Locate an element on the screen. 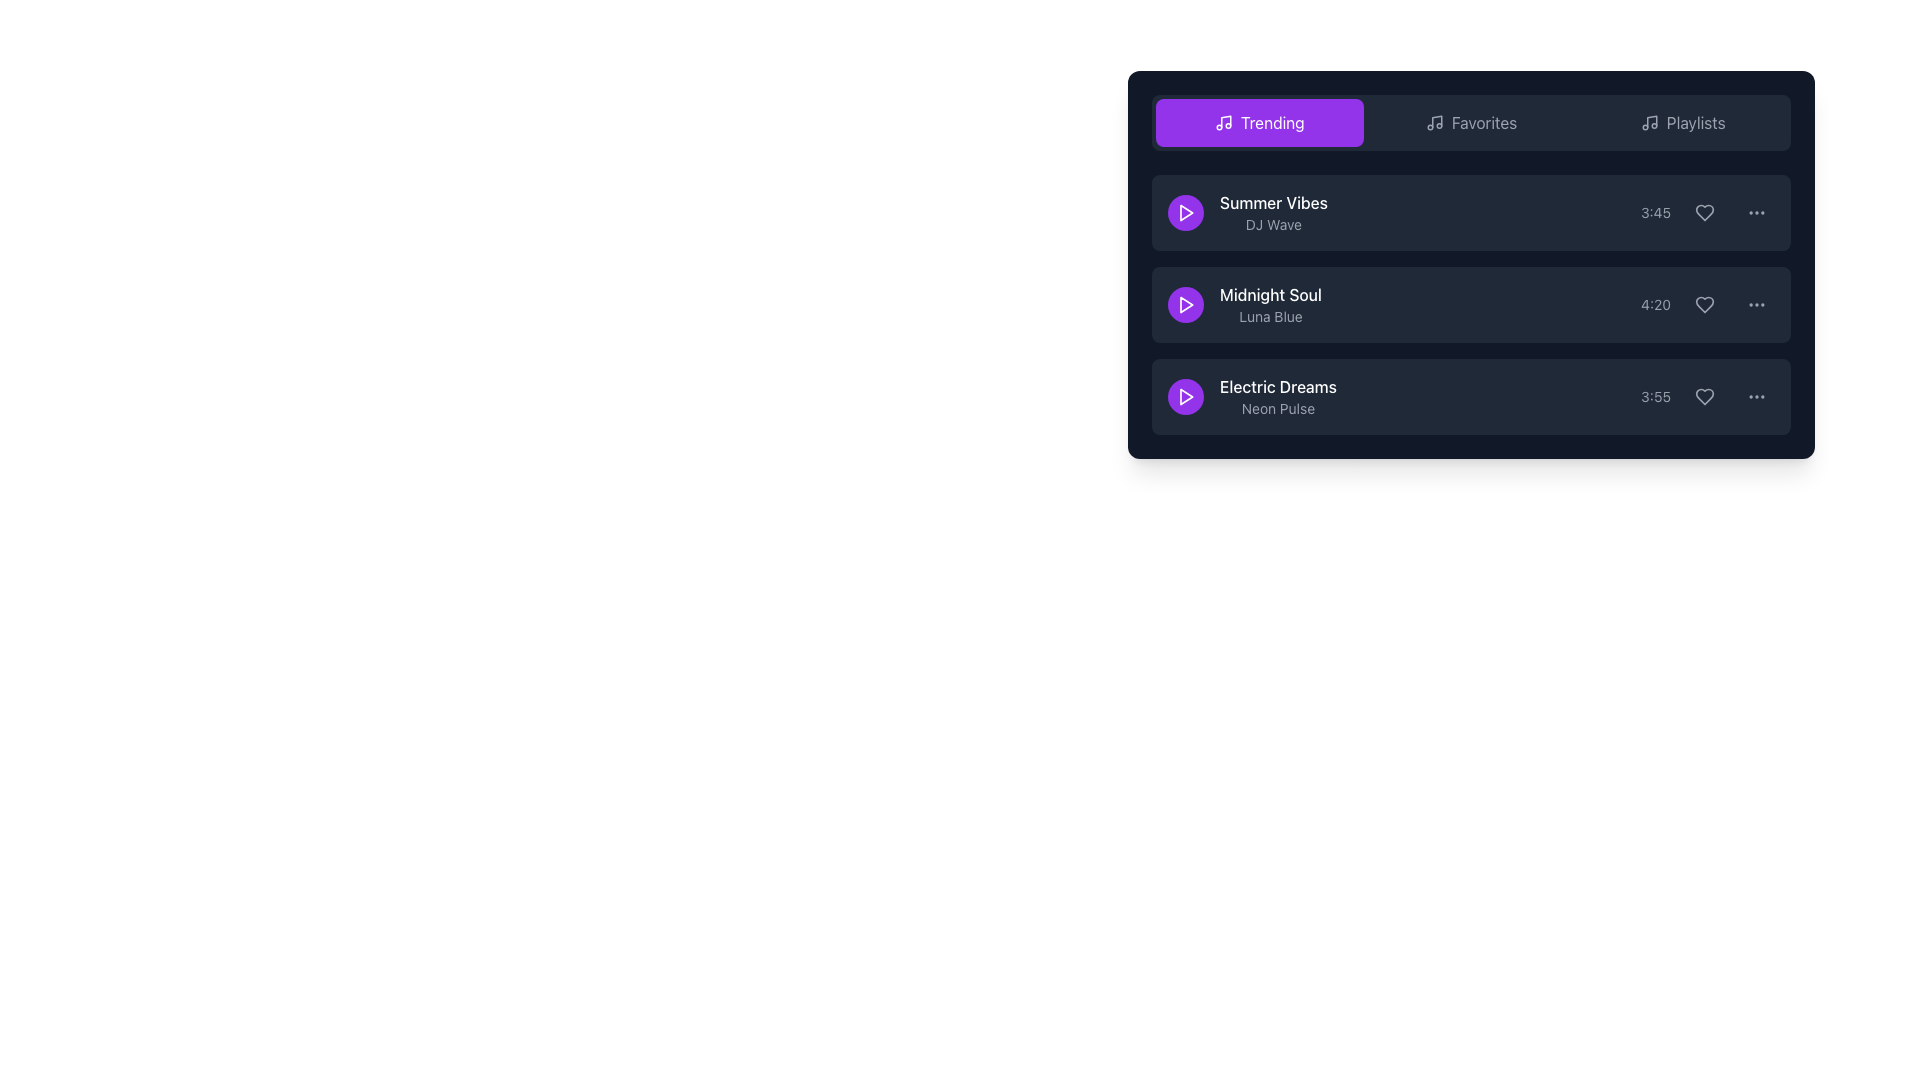 Image resolution: width=1920 pixels, height=1080 pixels. the ellipsis icon located on the right side of the first list item is located at coordinates (1755, 212).